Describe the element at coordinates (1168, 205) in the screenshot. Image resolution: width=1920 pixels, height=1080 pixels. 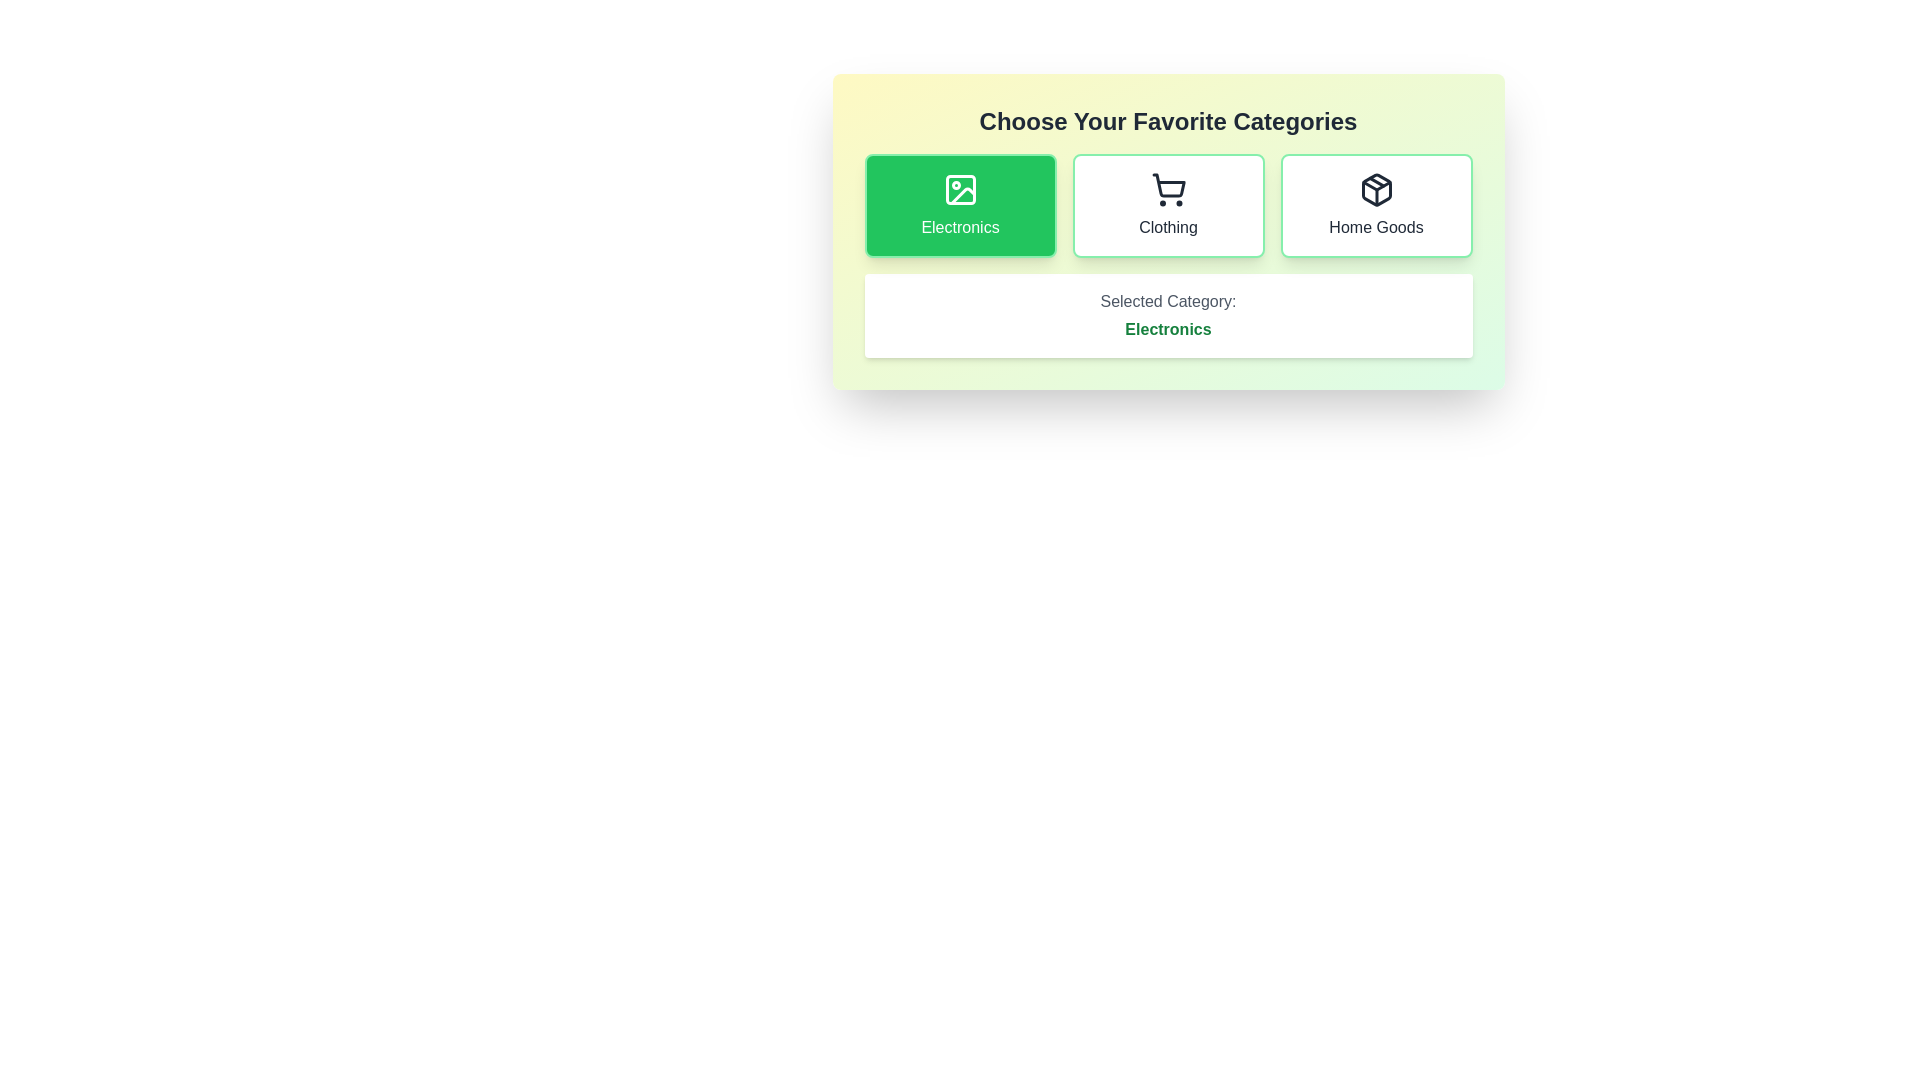
I see `the category button corresponding to Clothing` at that location.